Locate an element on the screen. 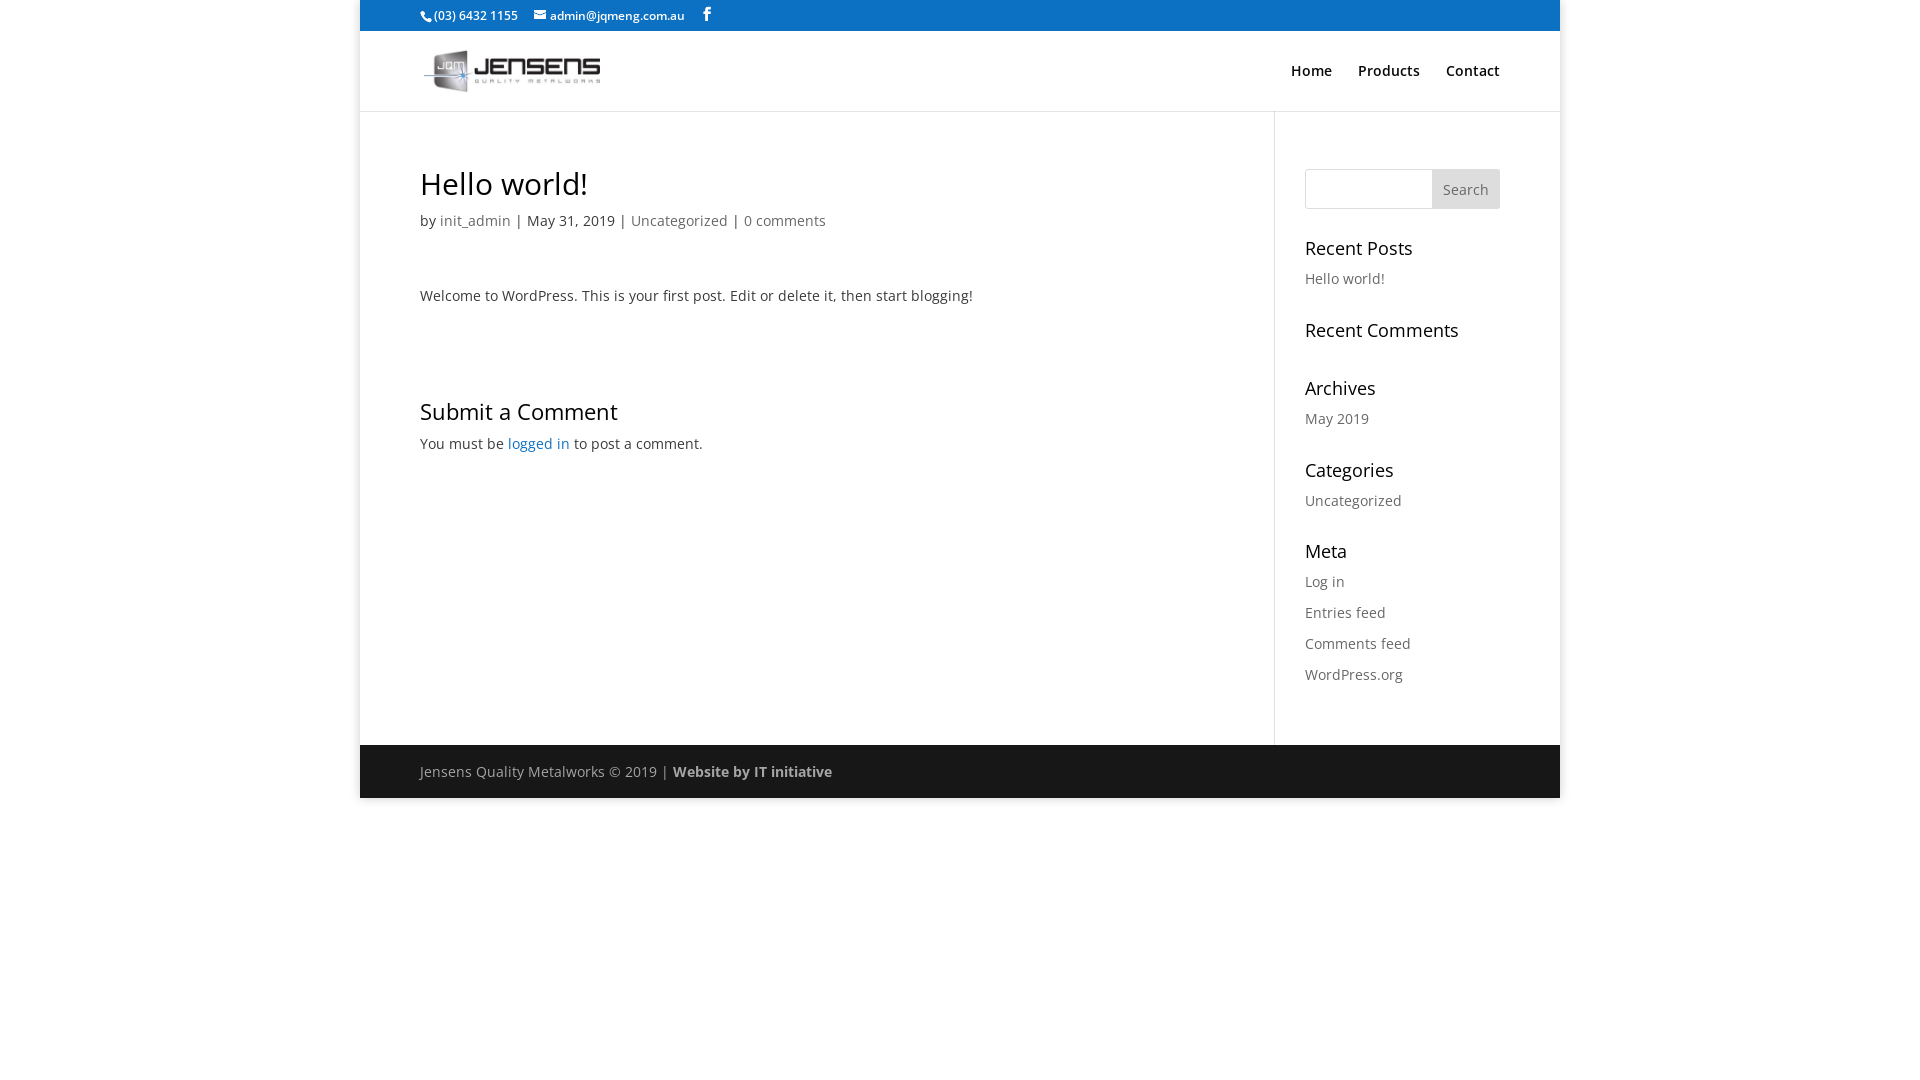 The image size is (1920, 1080). 'init_admin' is located at coordinates (474, 220).